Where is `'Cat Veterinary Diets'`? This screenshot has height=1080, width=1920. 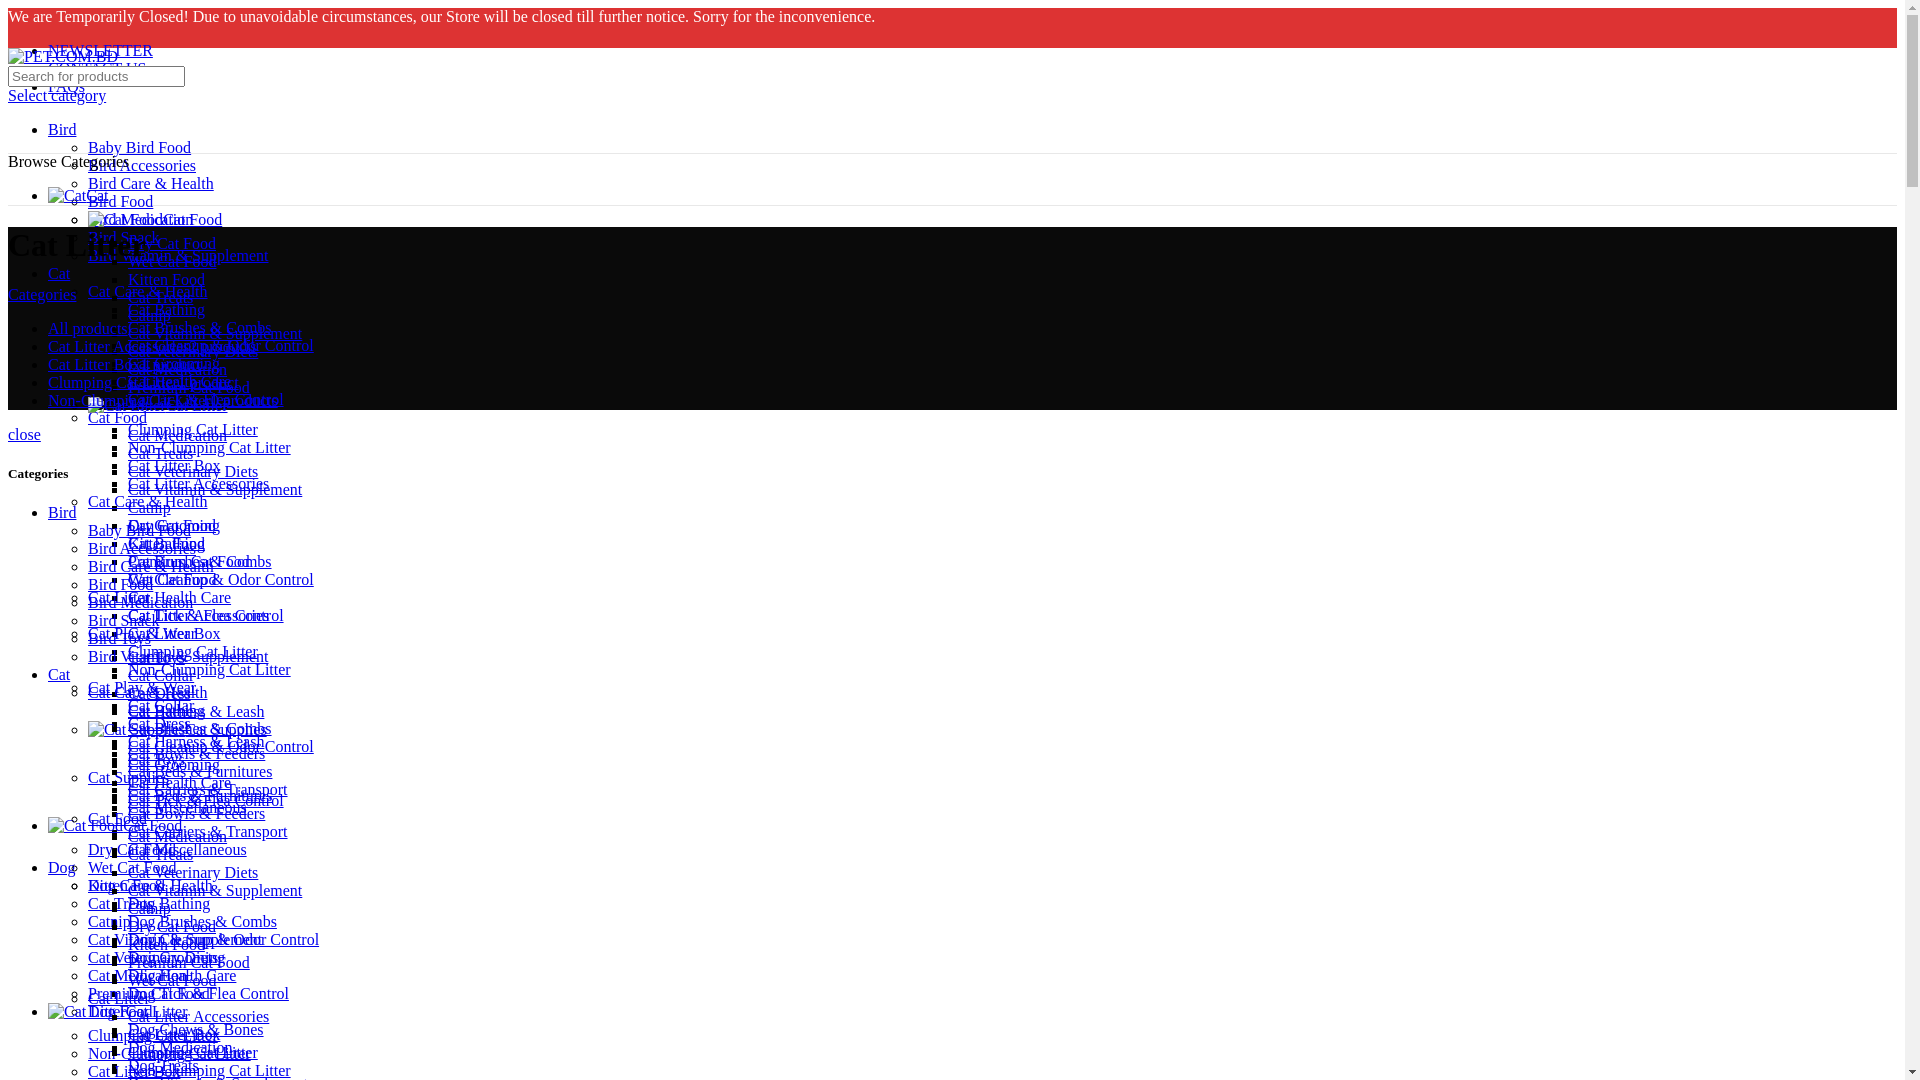
'Cat Veterinary Diets' is located at coordinates (192, 471).